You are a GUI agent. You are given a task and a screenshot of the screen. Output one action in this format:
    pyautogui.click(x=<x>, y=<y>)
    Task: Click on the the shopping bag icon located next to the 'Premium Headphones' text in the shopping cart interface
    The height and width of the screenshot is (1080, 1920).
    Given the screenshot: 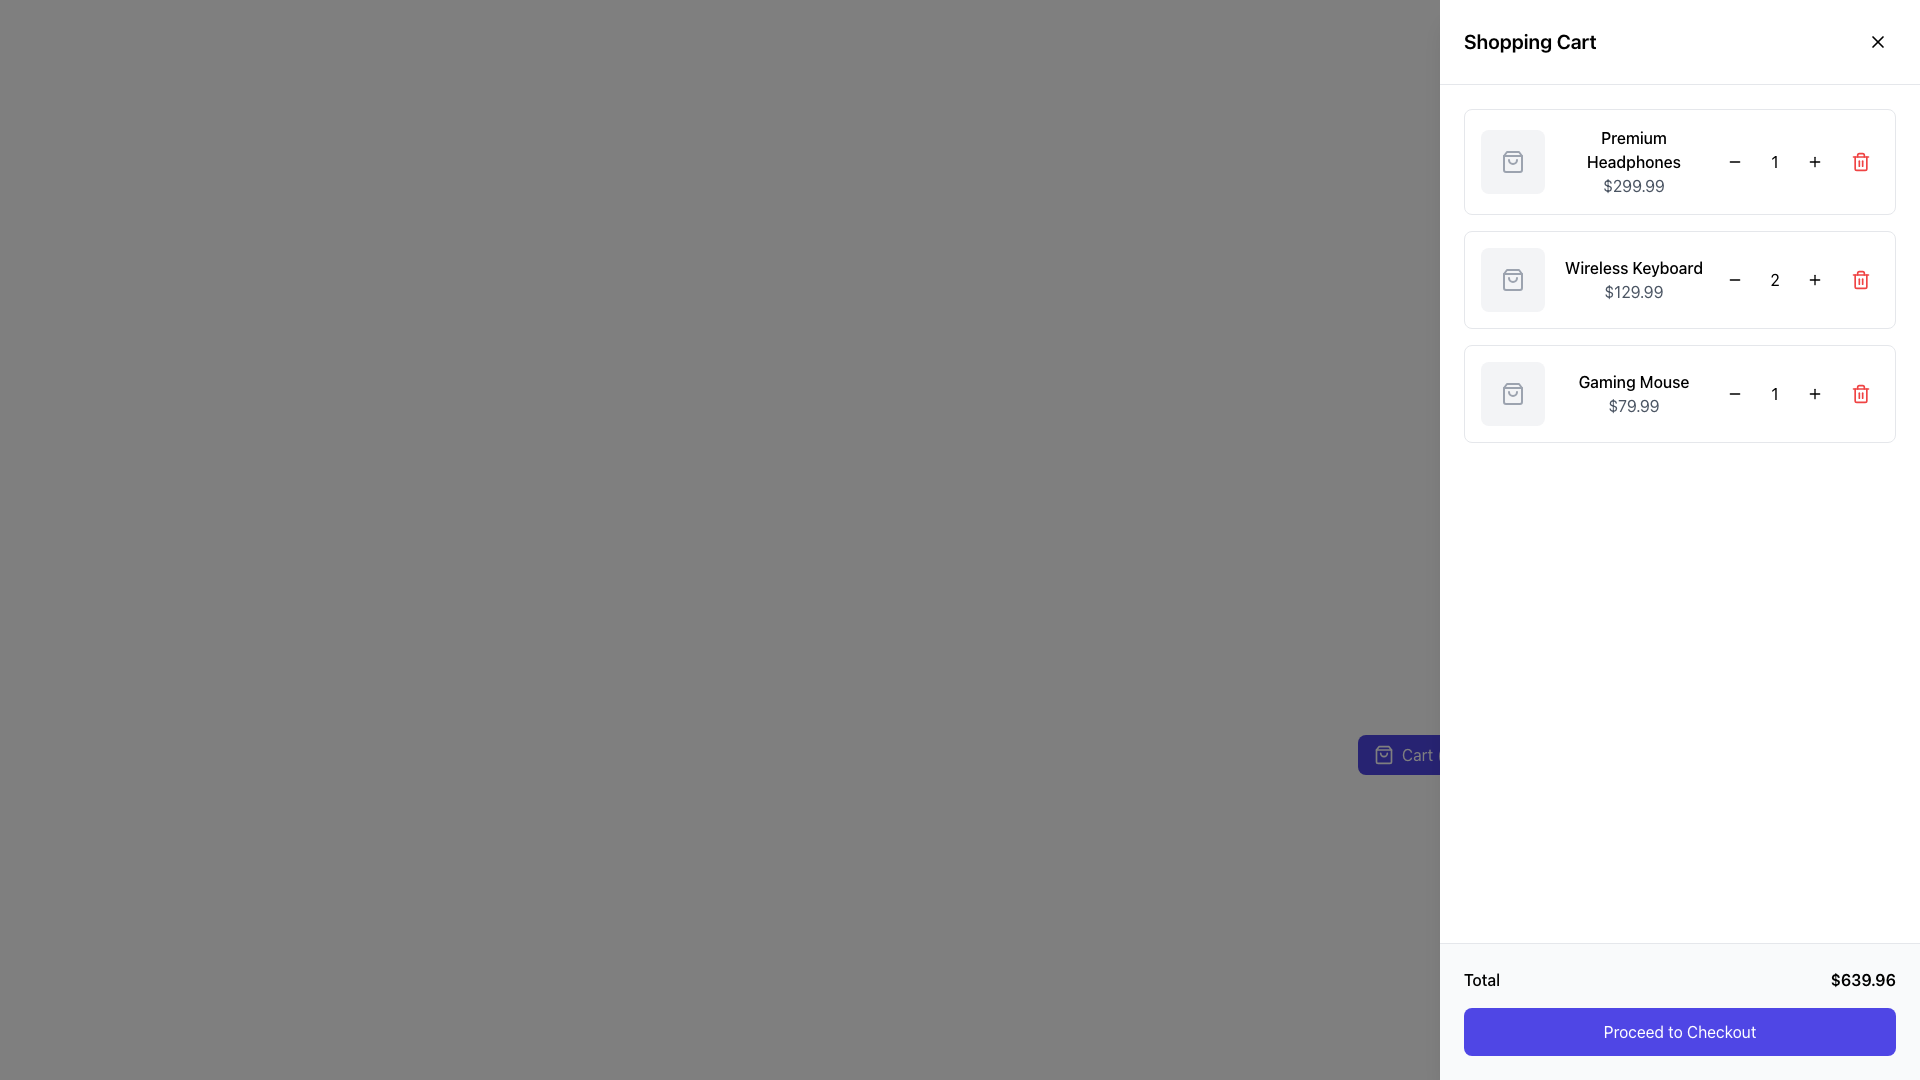 What is the action you would take?
    pyautogui.click(x=1512, y=161)
    